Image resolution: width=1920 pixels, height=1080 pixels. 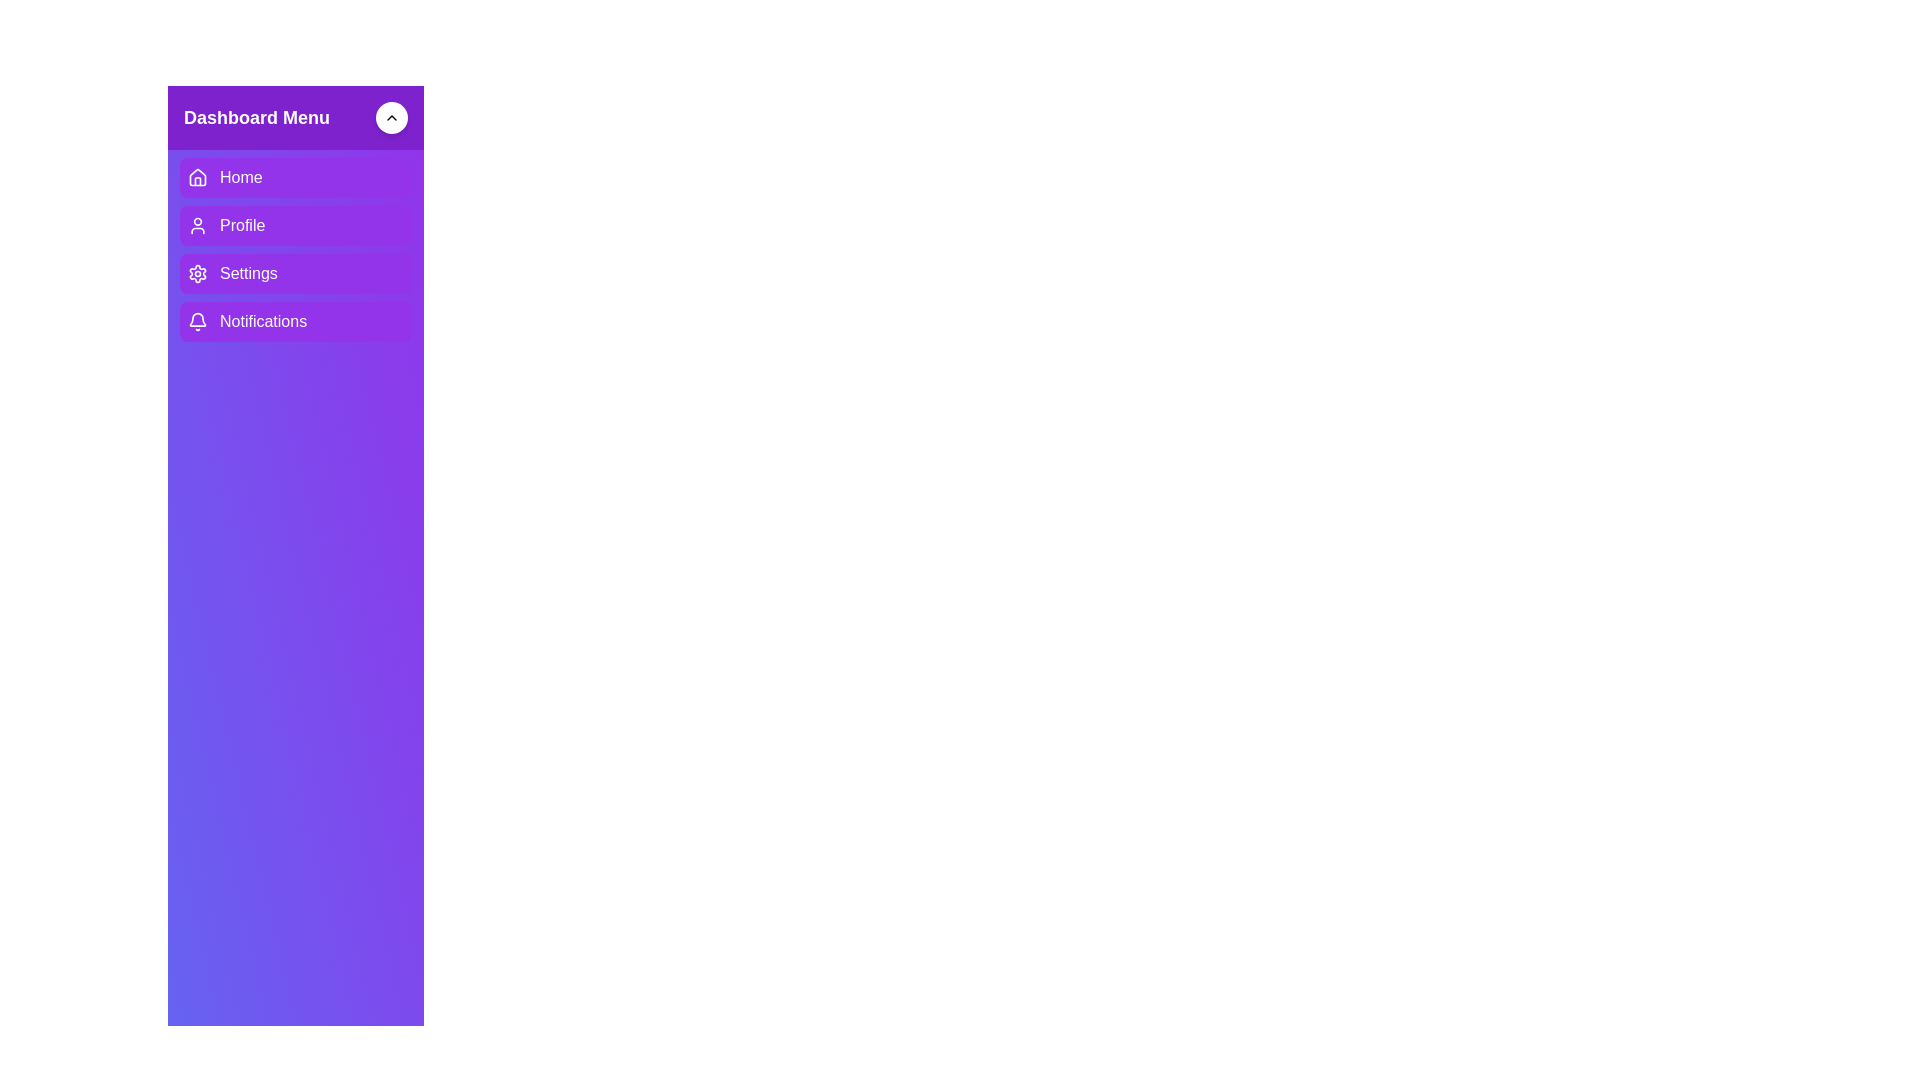 I want to click on the 'Home' text label, which is styled in bold white font on a purple background, located in the sidebar navigation pane as the first menu item, so click(x=240, y=176).